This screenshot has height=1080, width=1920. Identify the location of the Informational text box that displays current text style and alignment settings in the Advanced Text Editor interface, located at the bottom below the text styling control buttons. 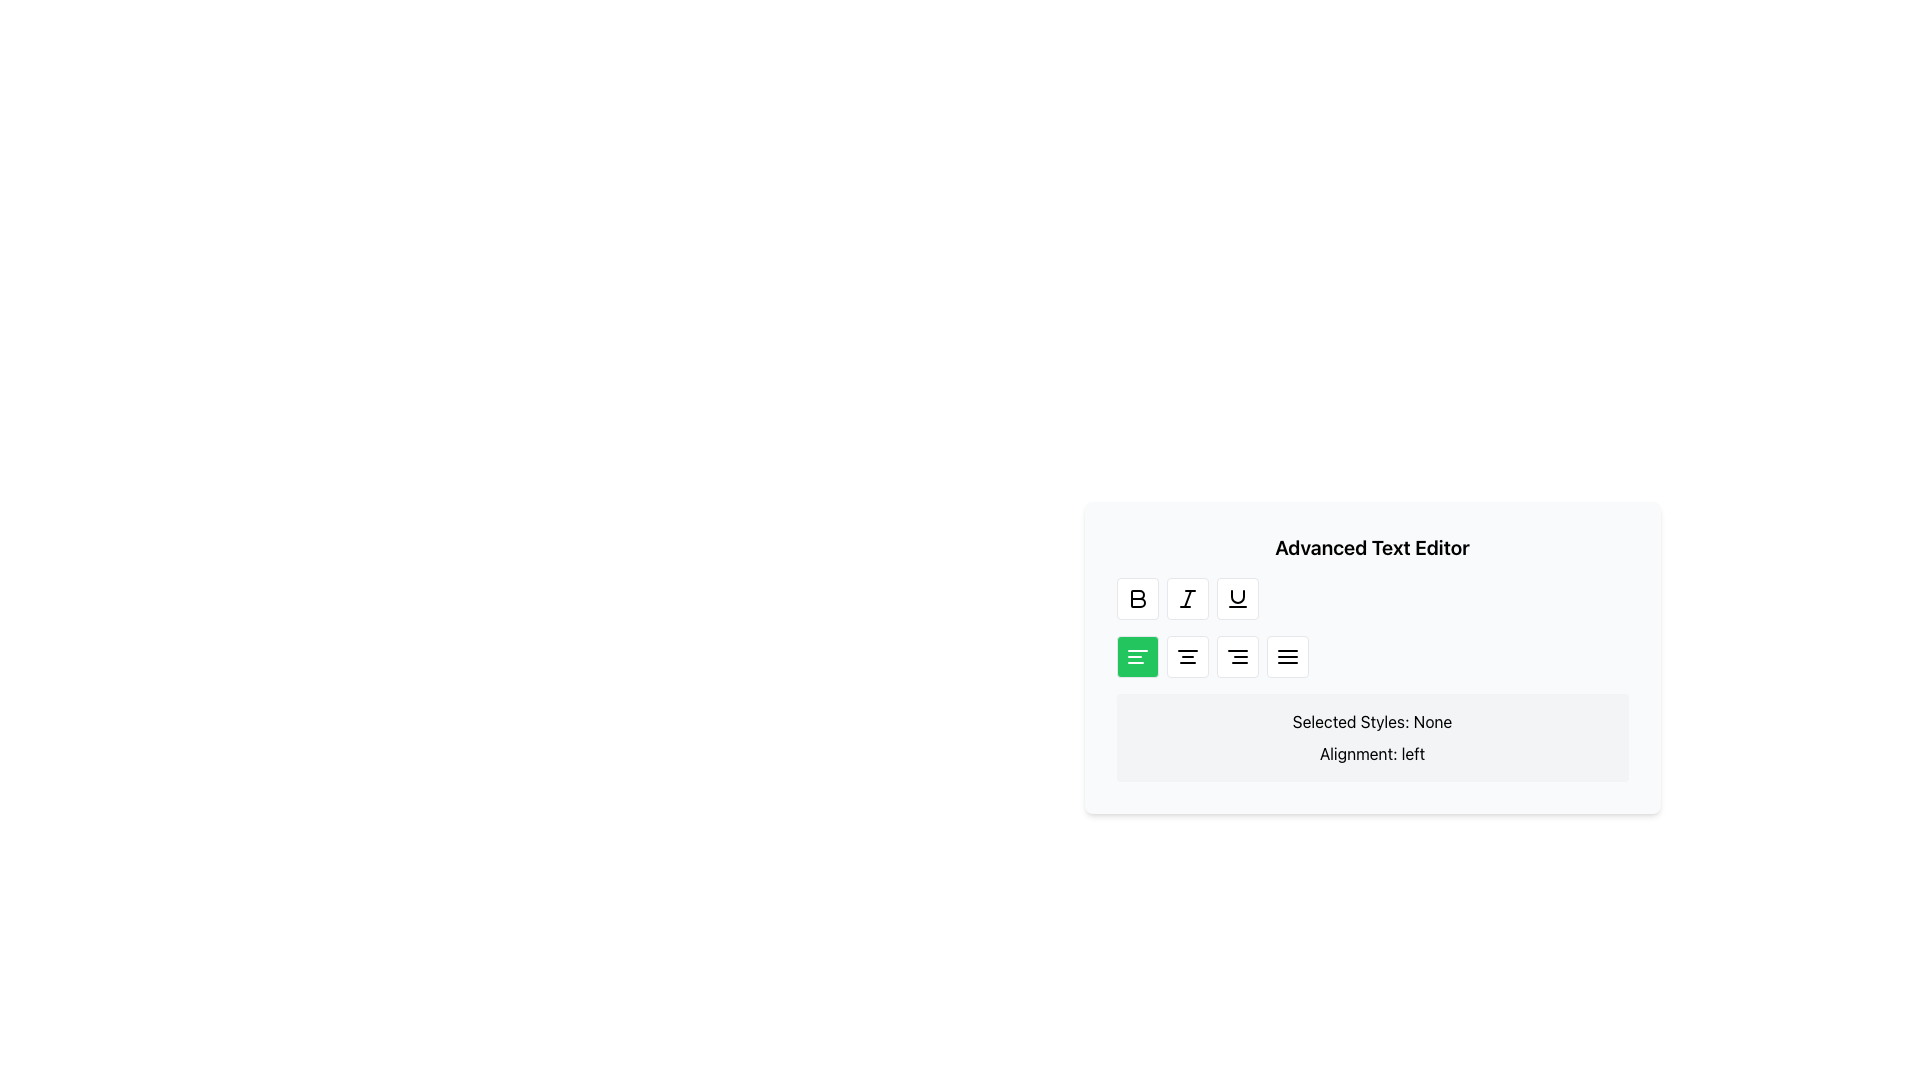
(1371, 737).